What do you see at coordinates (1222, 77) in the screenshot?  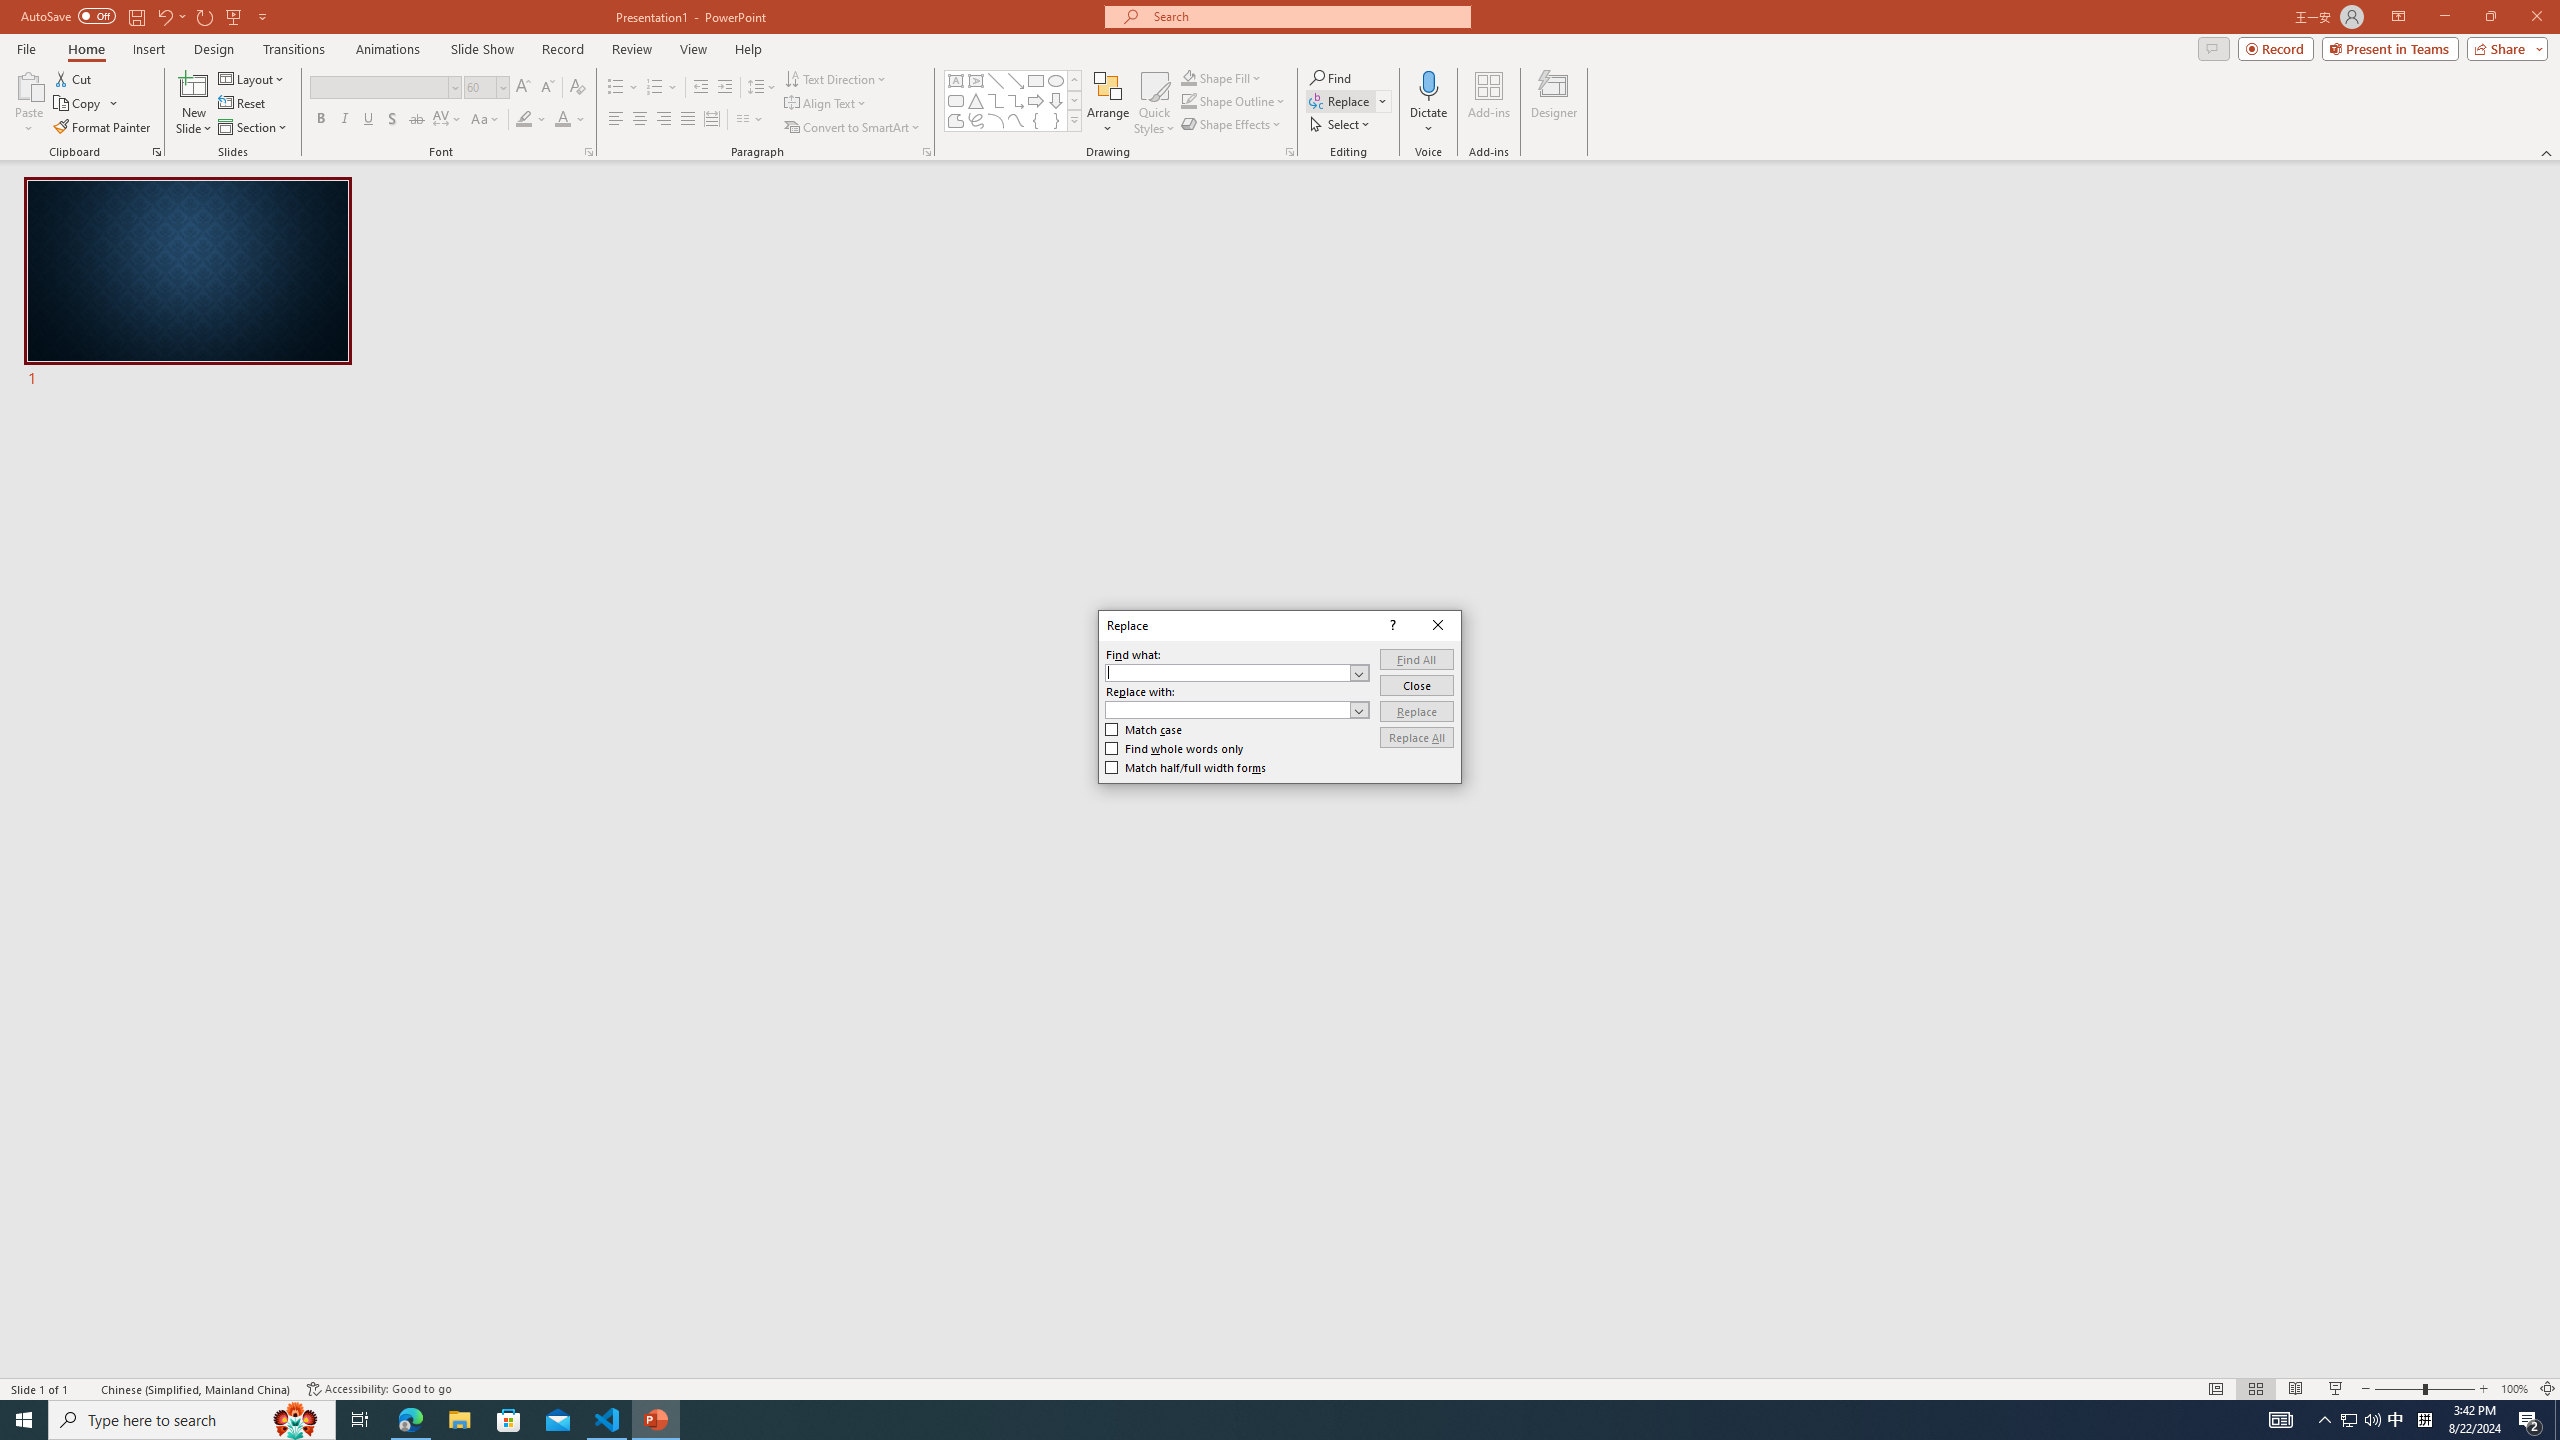 I see `'Shape Fill'` at bounding box center [1222, 77].